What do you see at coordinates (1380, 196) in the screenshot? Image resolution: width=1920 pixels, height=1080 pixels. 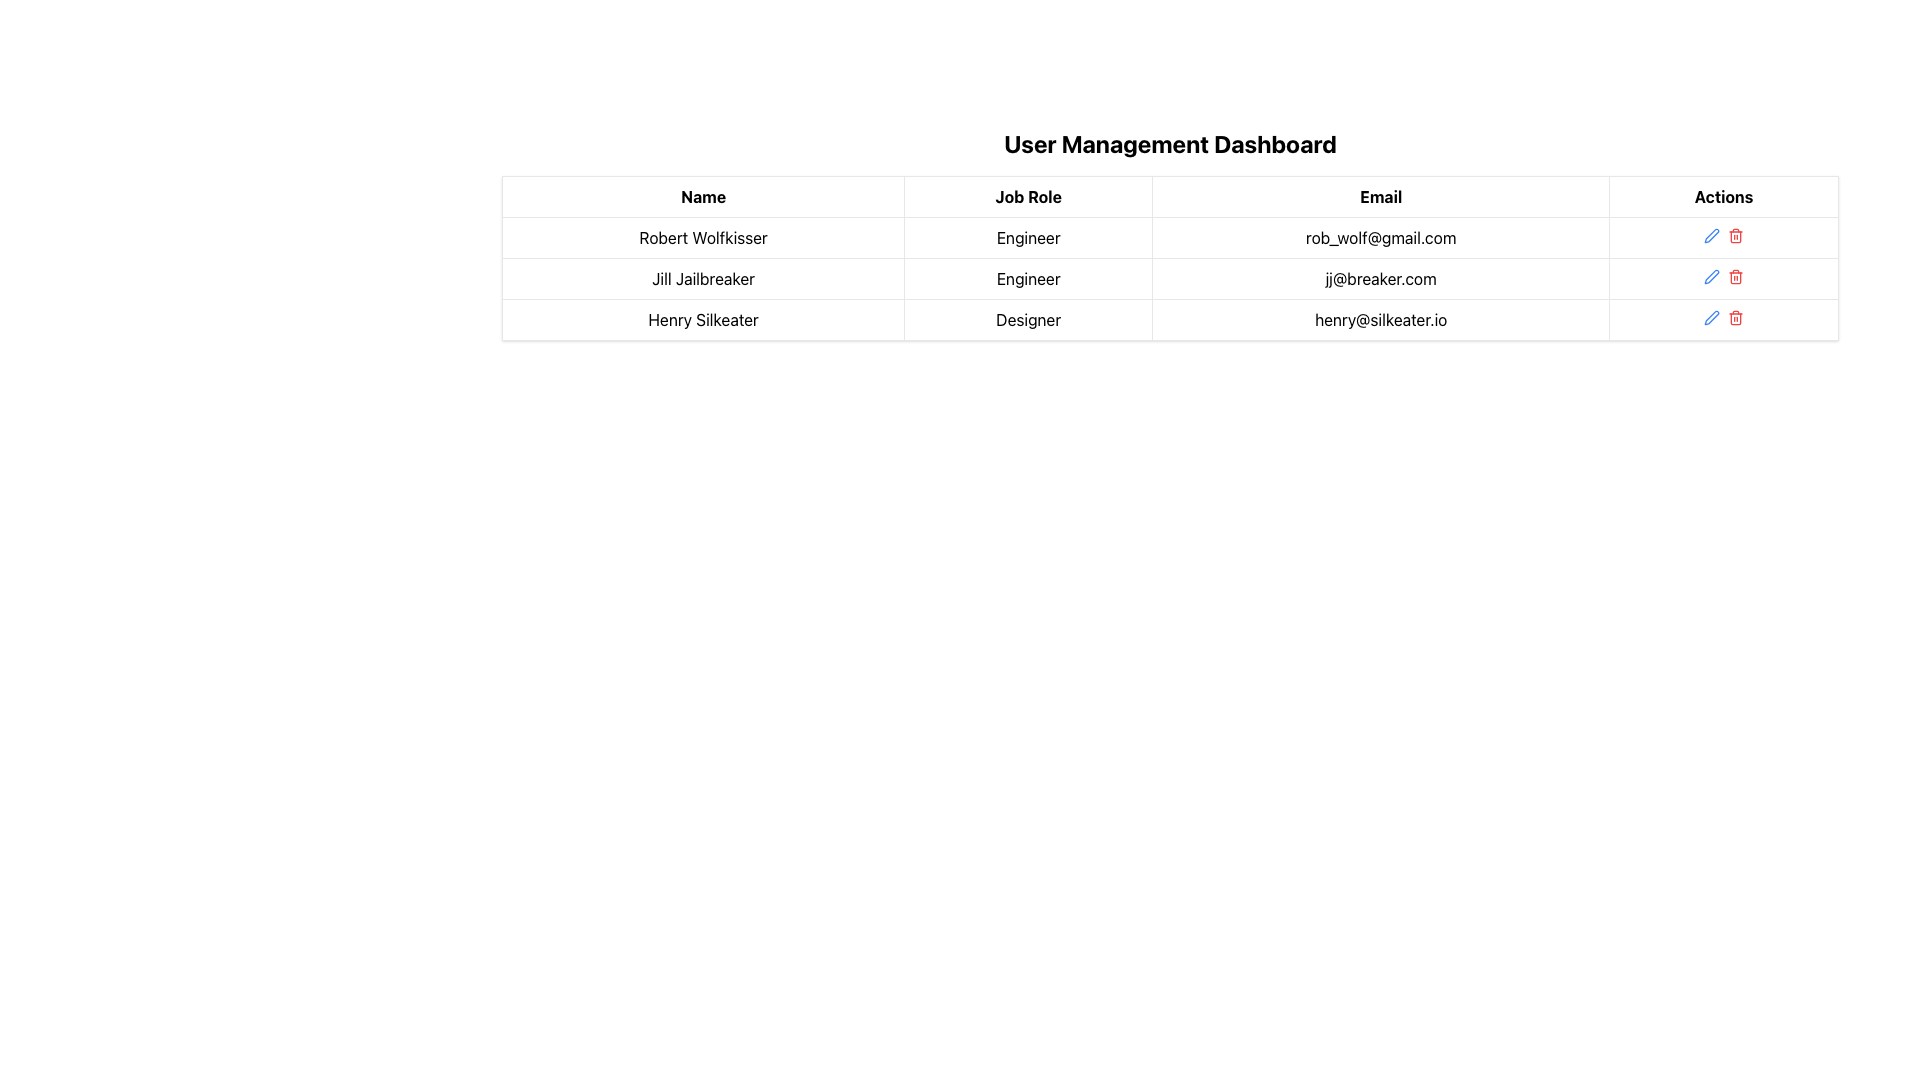 I see `the 'Email' text label, which is the third column header in a multi-column table, displayed in a plain black font on a white background` at bounding box center [1380, 196].